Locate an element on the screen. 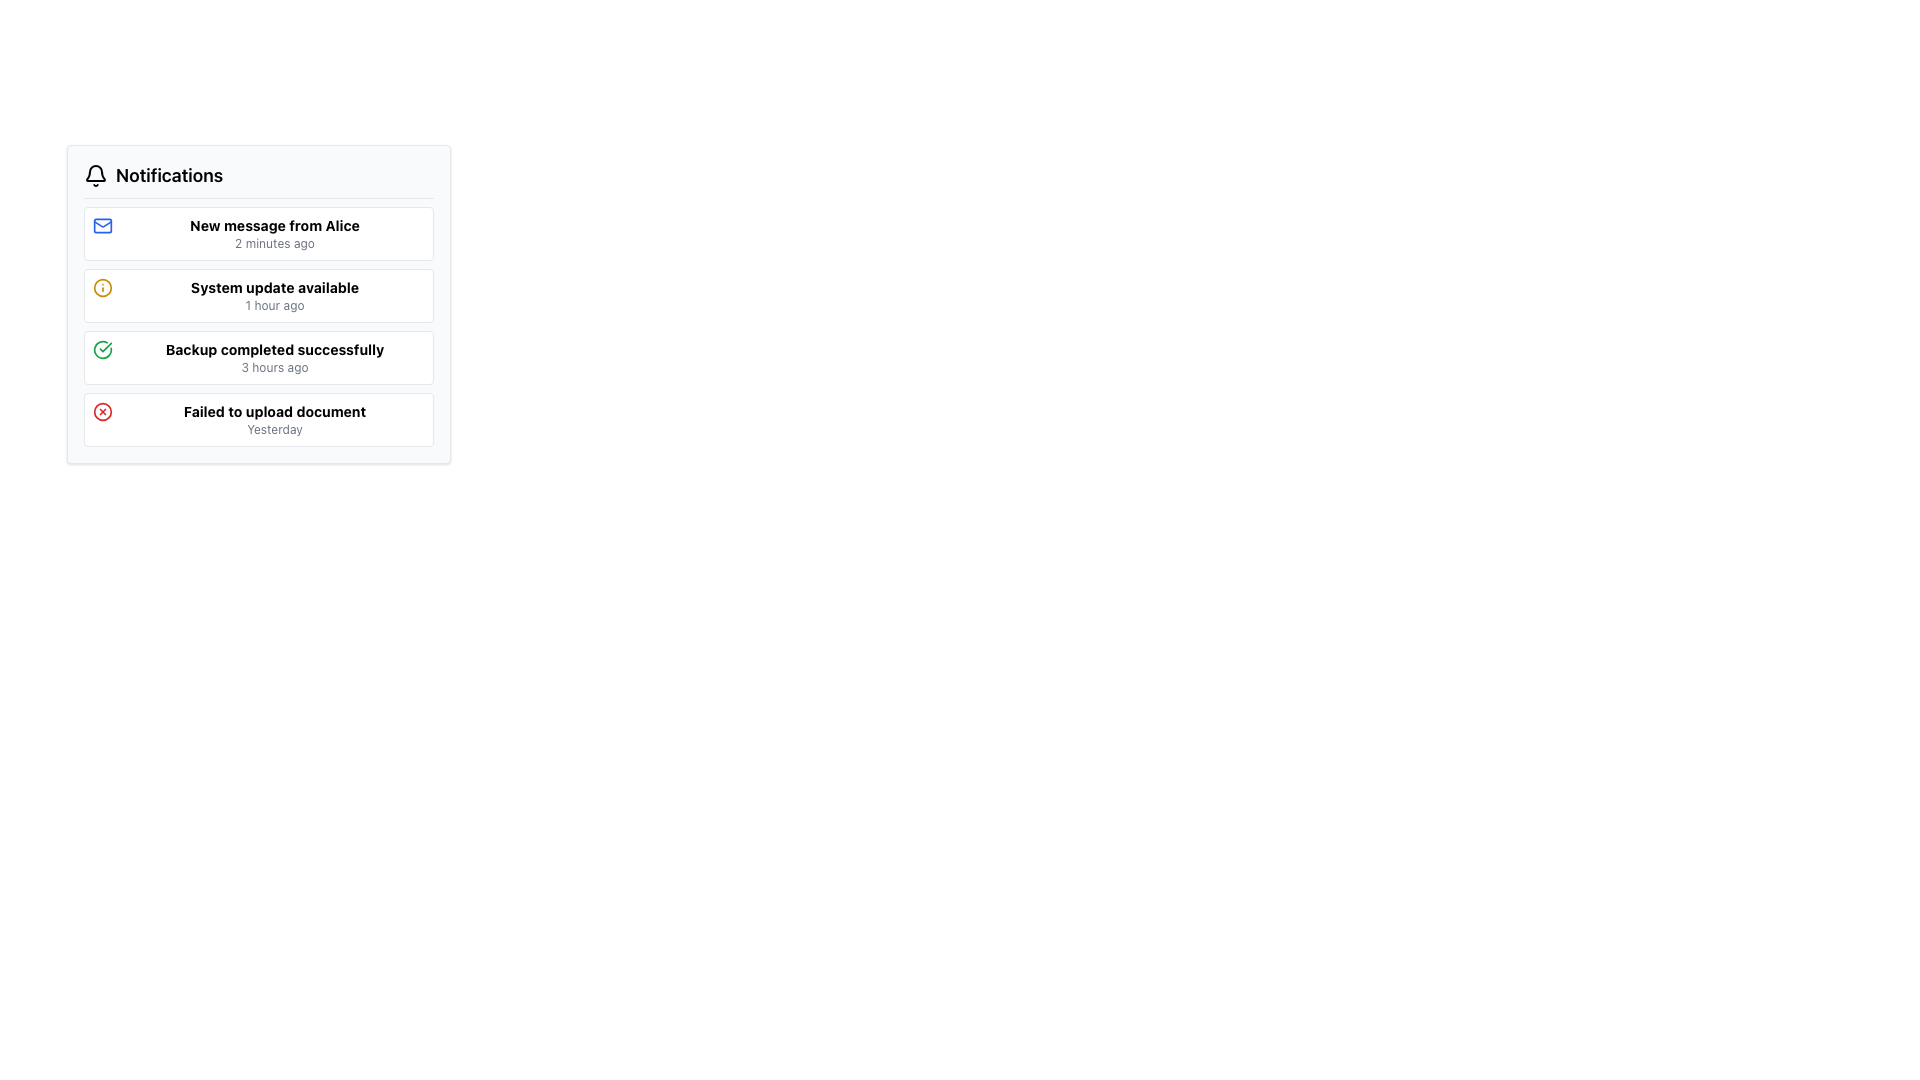 This screenshot has width=1920, height=1080. text label that informs the user about the failure of a document upload operation, located above a timestamp labeled 'Yesterday' in the fourth notification card is located at coordinates (273, 411).